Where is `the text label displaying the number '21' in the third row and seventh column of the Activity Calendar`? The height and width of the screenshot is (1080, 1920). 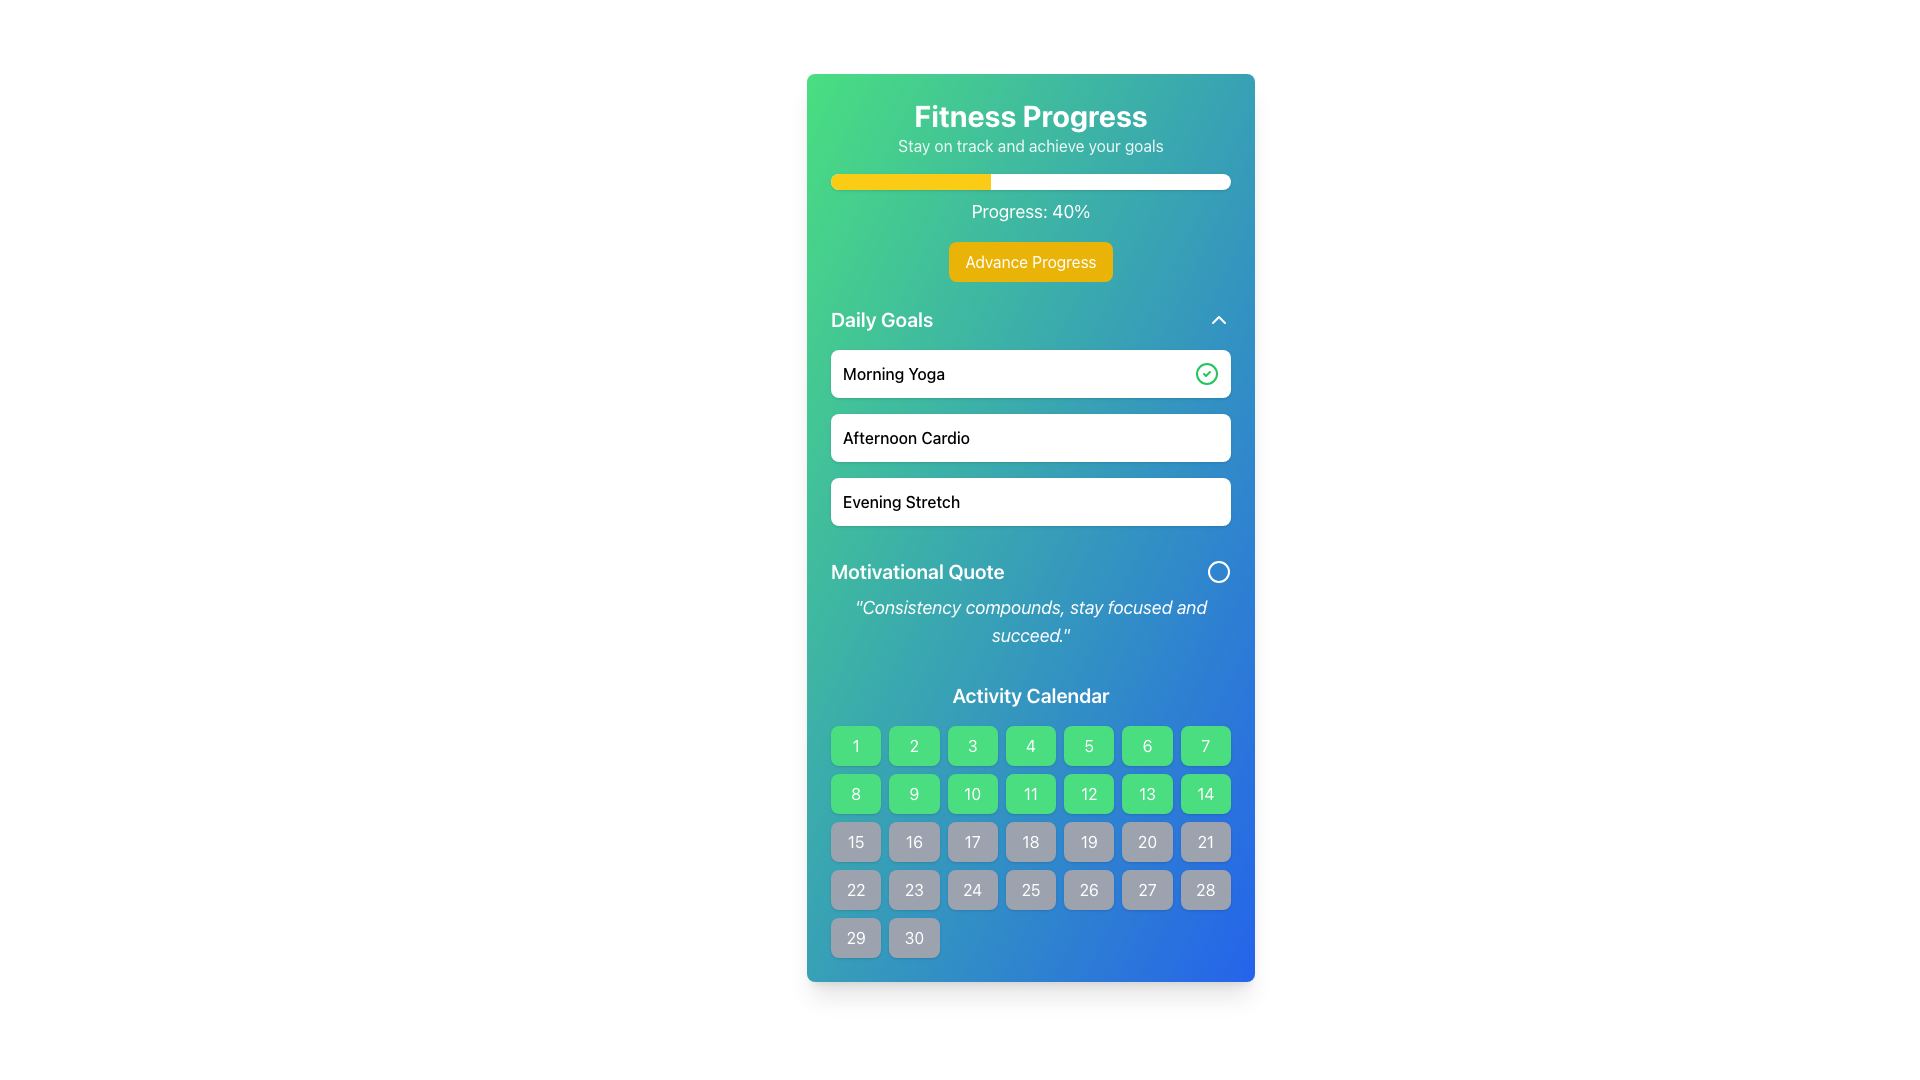 the text label displaying the number '21' in the third row and seventh column of the Activity Calendar is located at coordinates (1204, 841).